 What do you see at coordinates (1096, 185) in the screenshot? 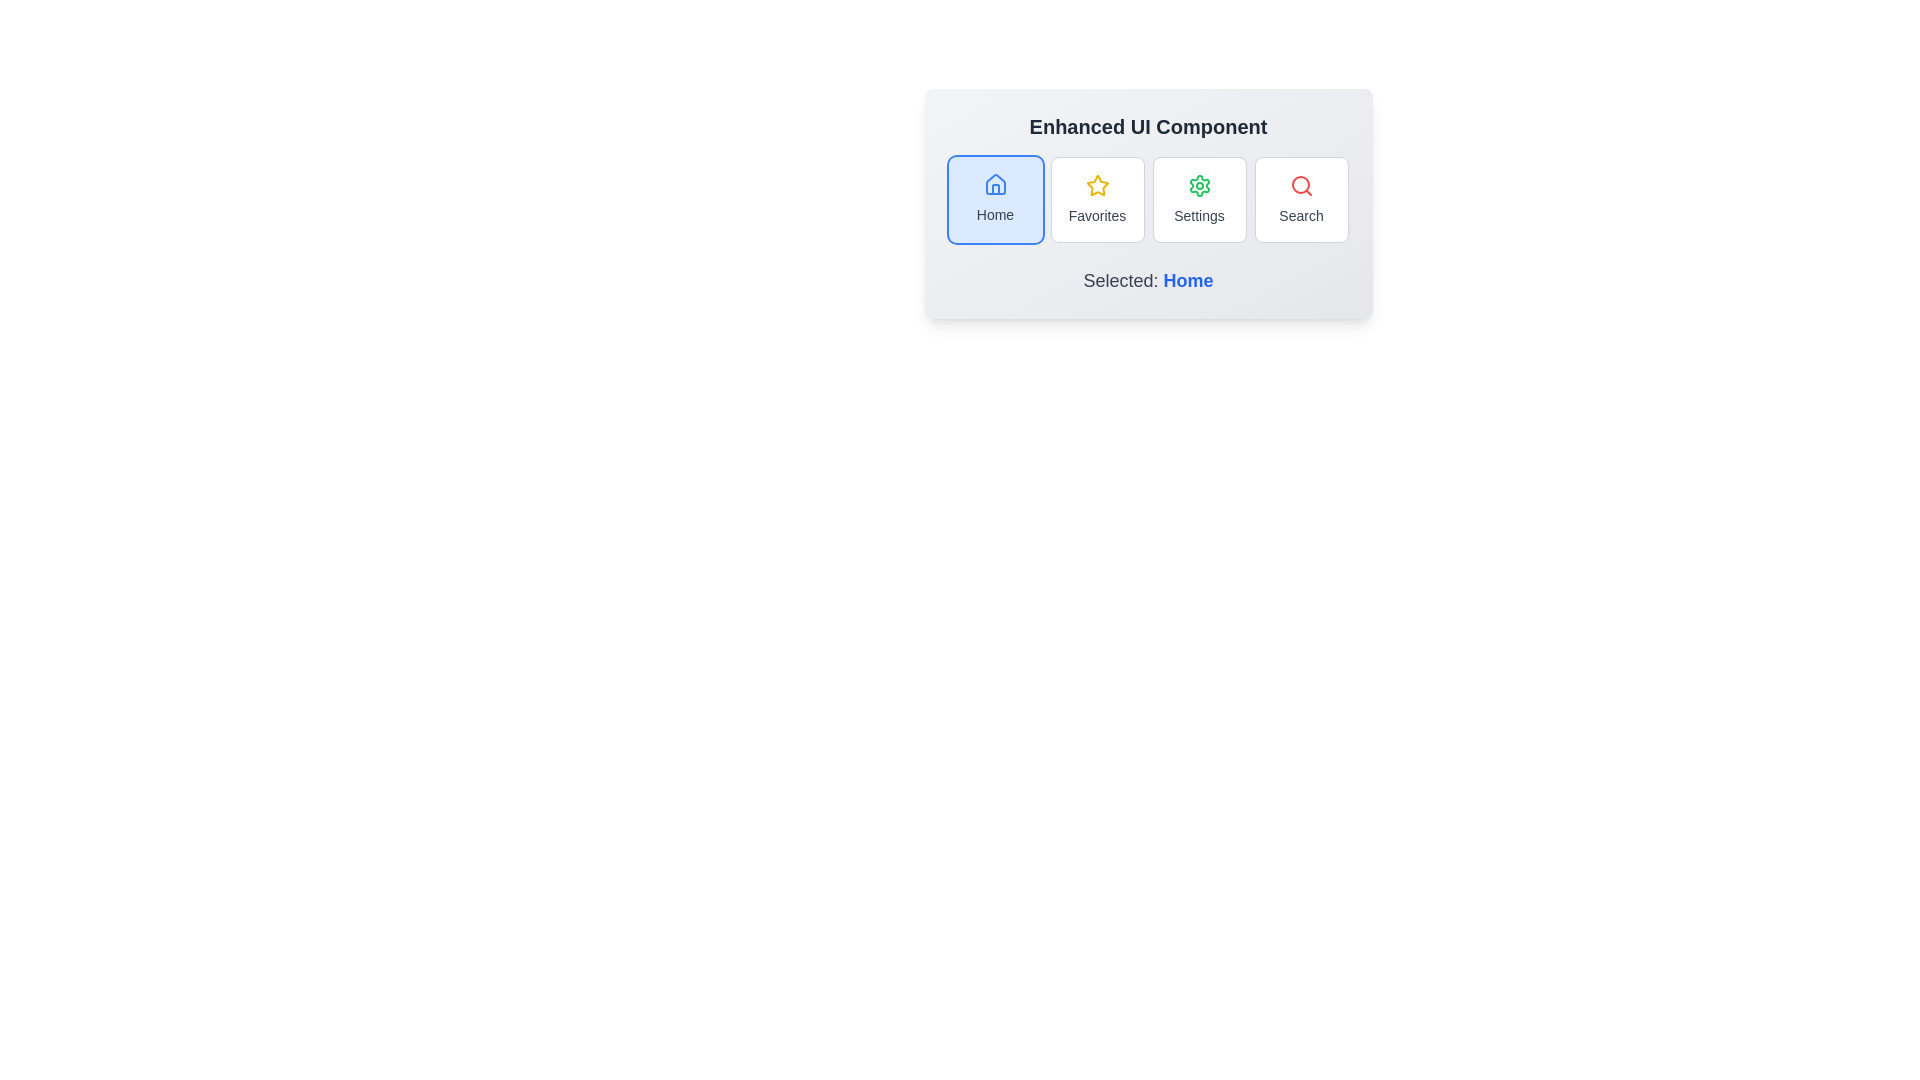
I see `the yellow star-shaped icon, which is the second icon in a row of options` at bounding box center [1096, 185].